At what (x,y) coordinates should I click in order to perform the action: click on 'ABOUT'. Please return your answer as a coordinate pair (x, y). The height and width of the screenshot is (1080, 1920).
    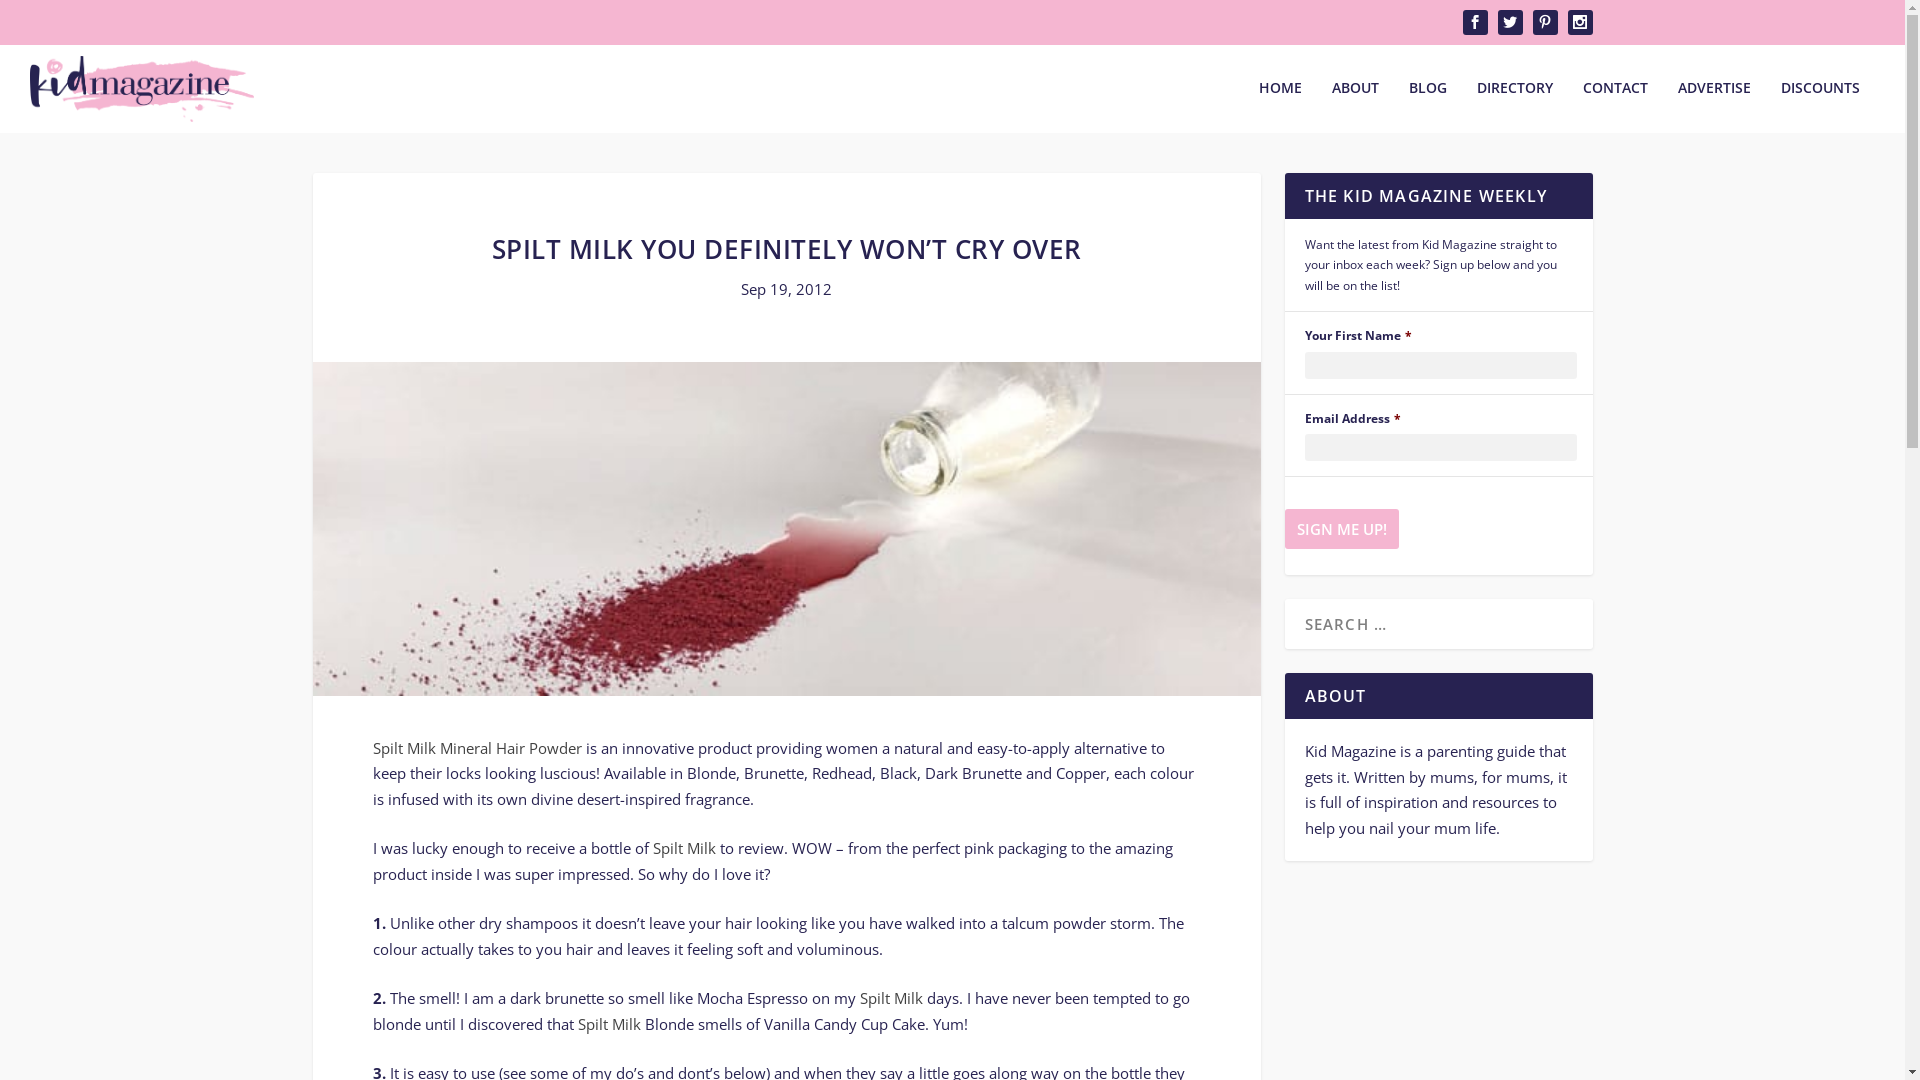
    Looking at the image, I should click on (1355, 106).